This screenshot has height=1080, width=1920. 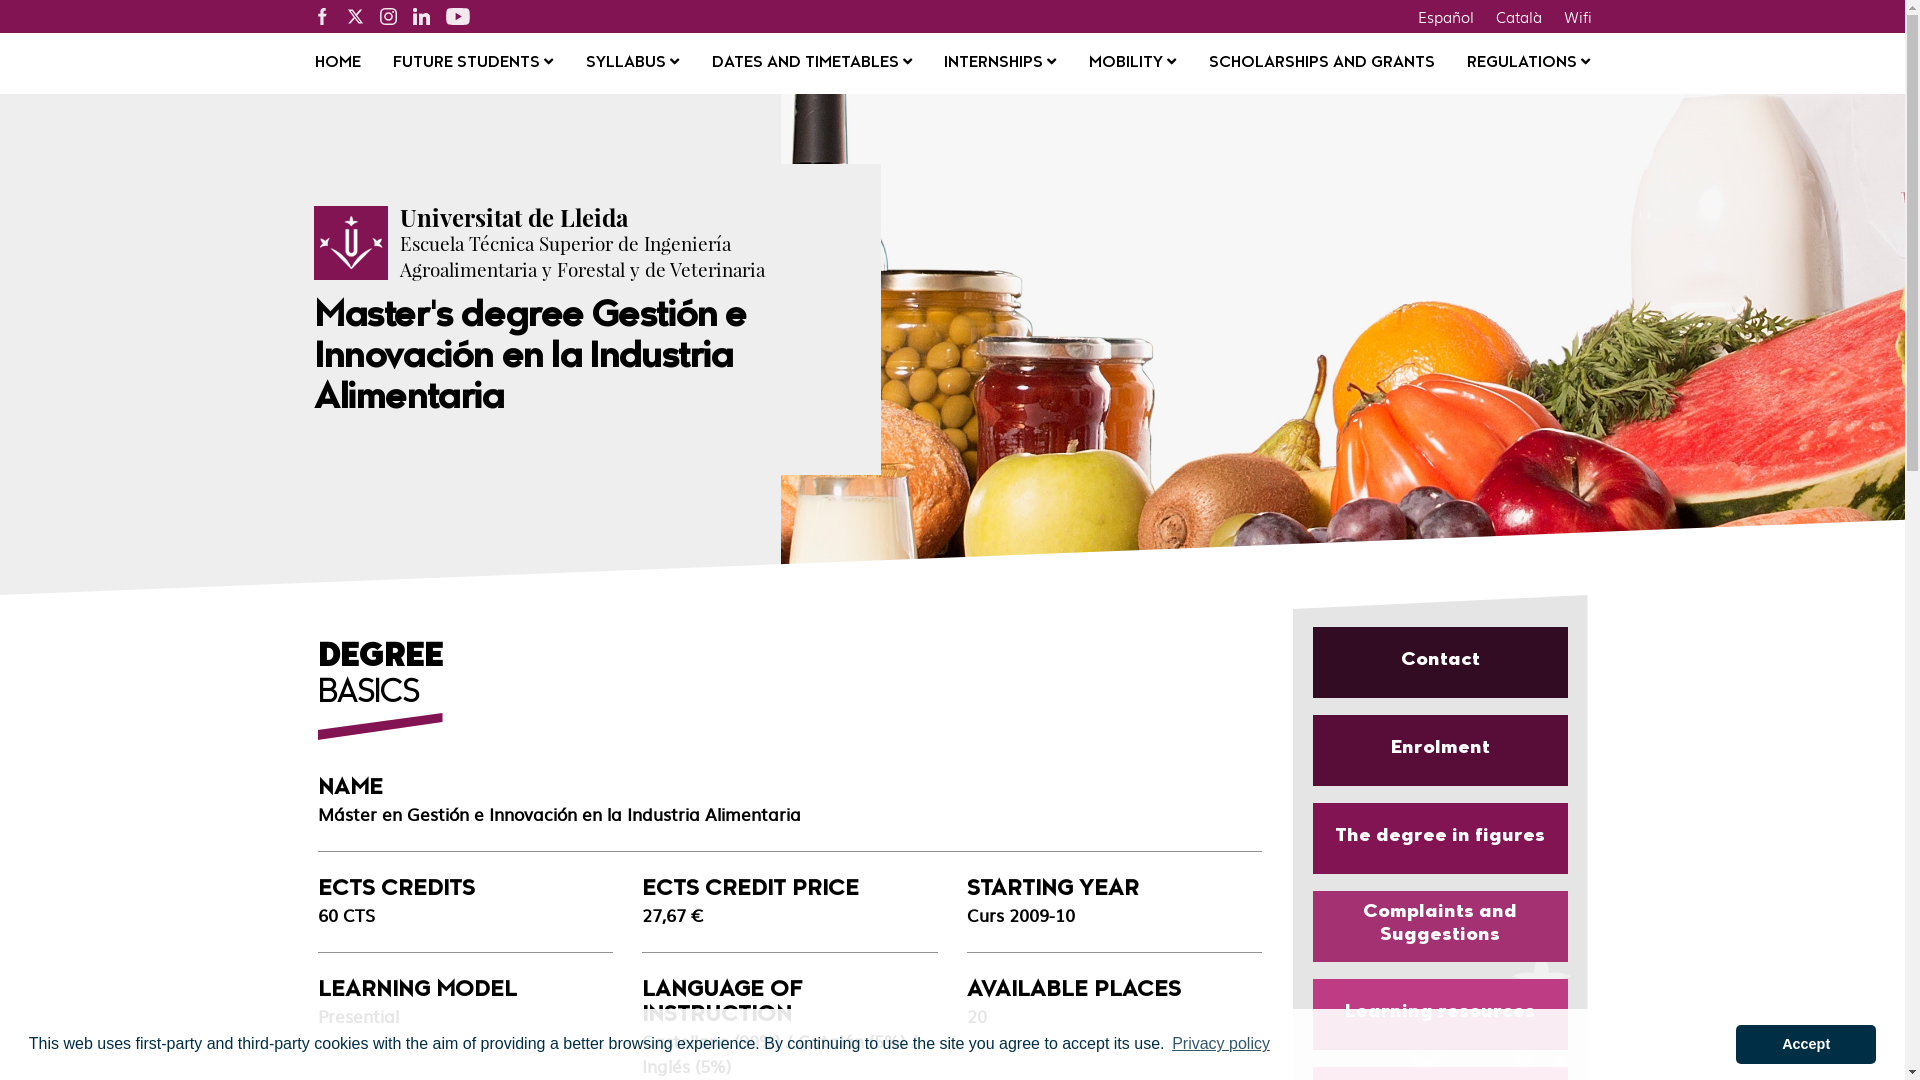 What do you see at coordinates (1219, 1043) in the screenshot?
I see `'Privacy policy'` at bounding box center [1219, 1043].